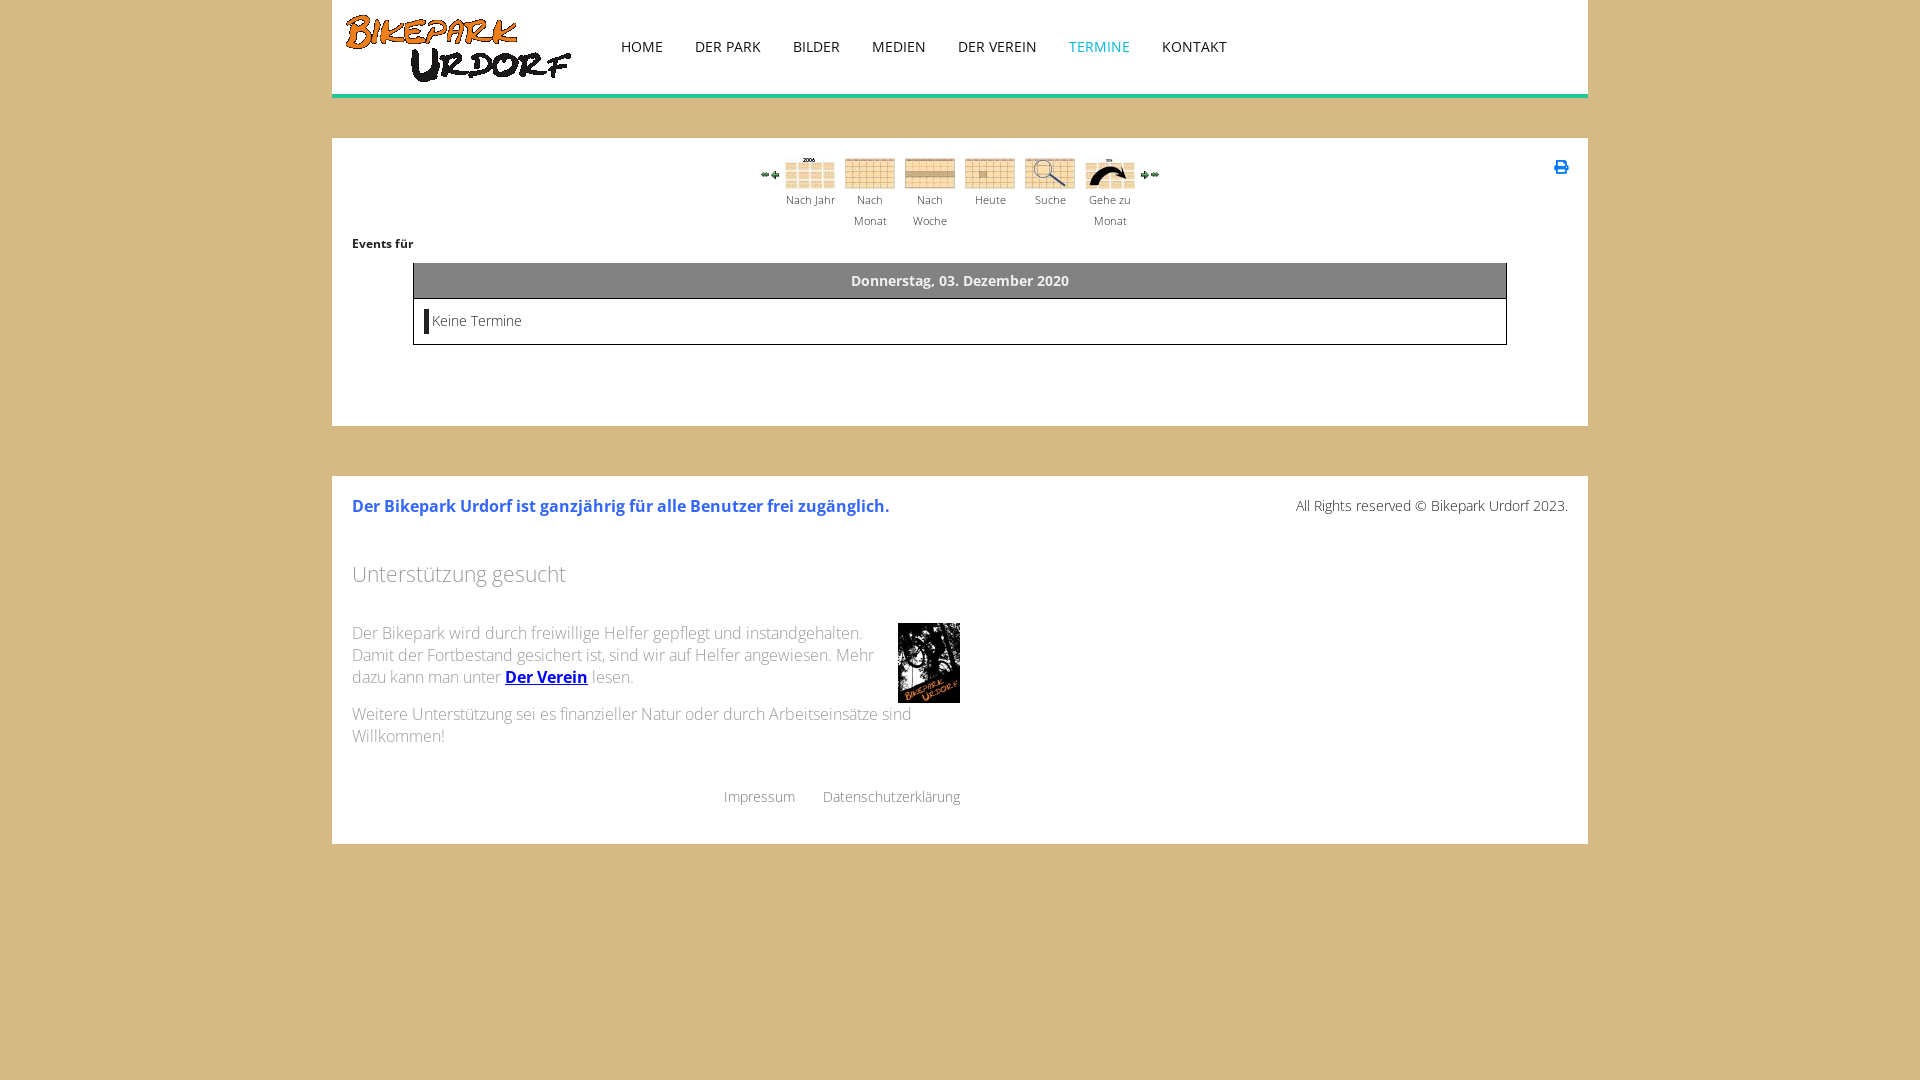 The image size is (1920, 1080). Describe the element at coordinates (642, 45) in the screenshot. I see `'HOME'` at that location.